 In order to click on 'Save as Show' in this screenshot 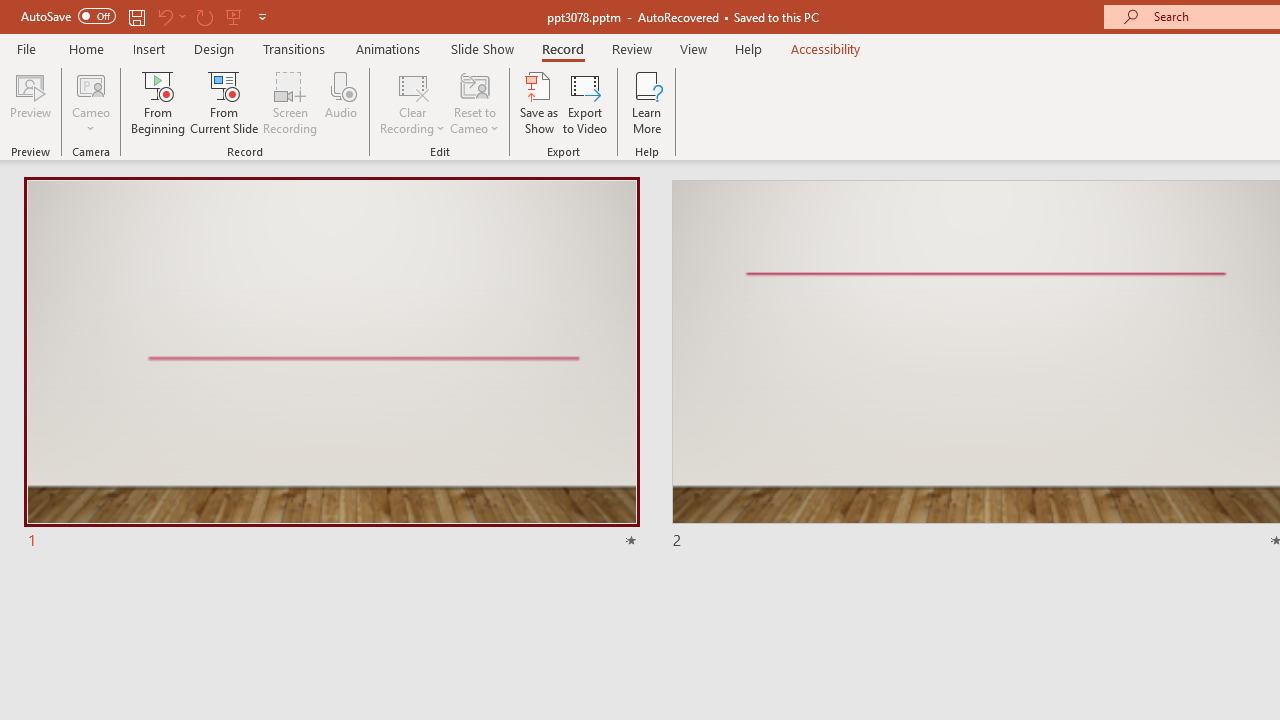, I will do `click(539, 103)`.